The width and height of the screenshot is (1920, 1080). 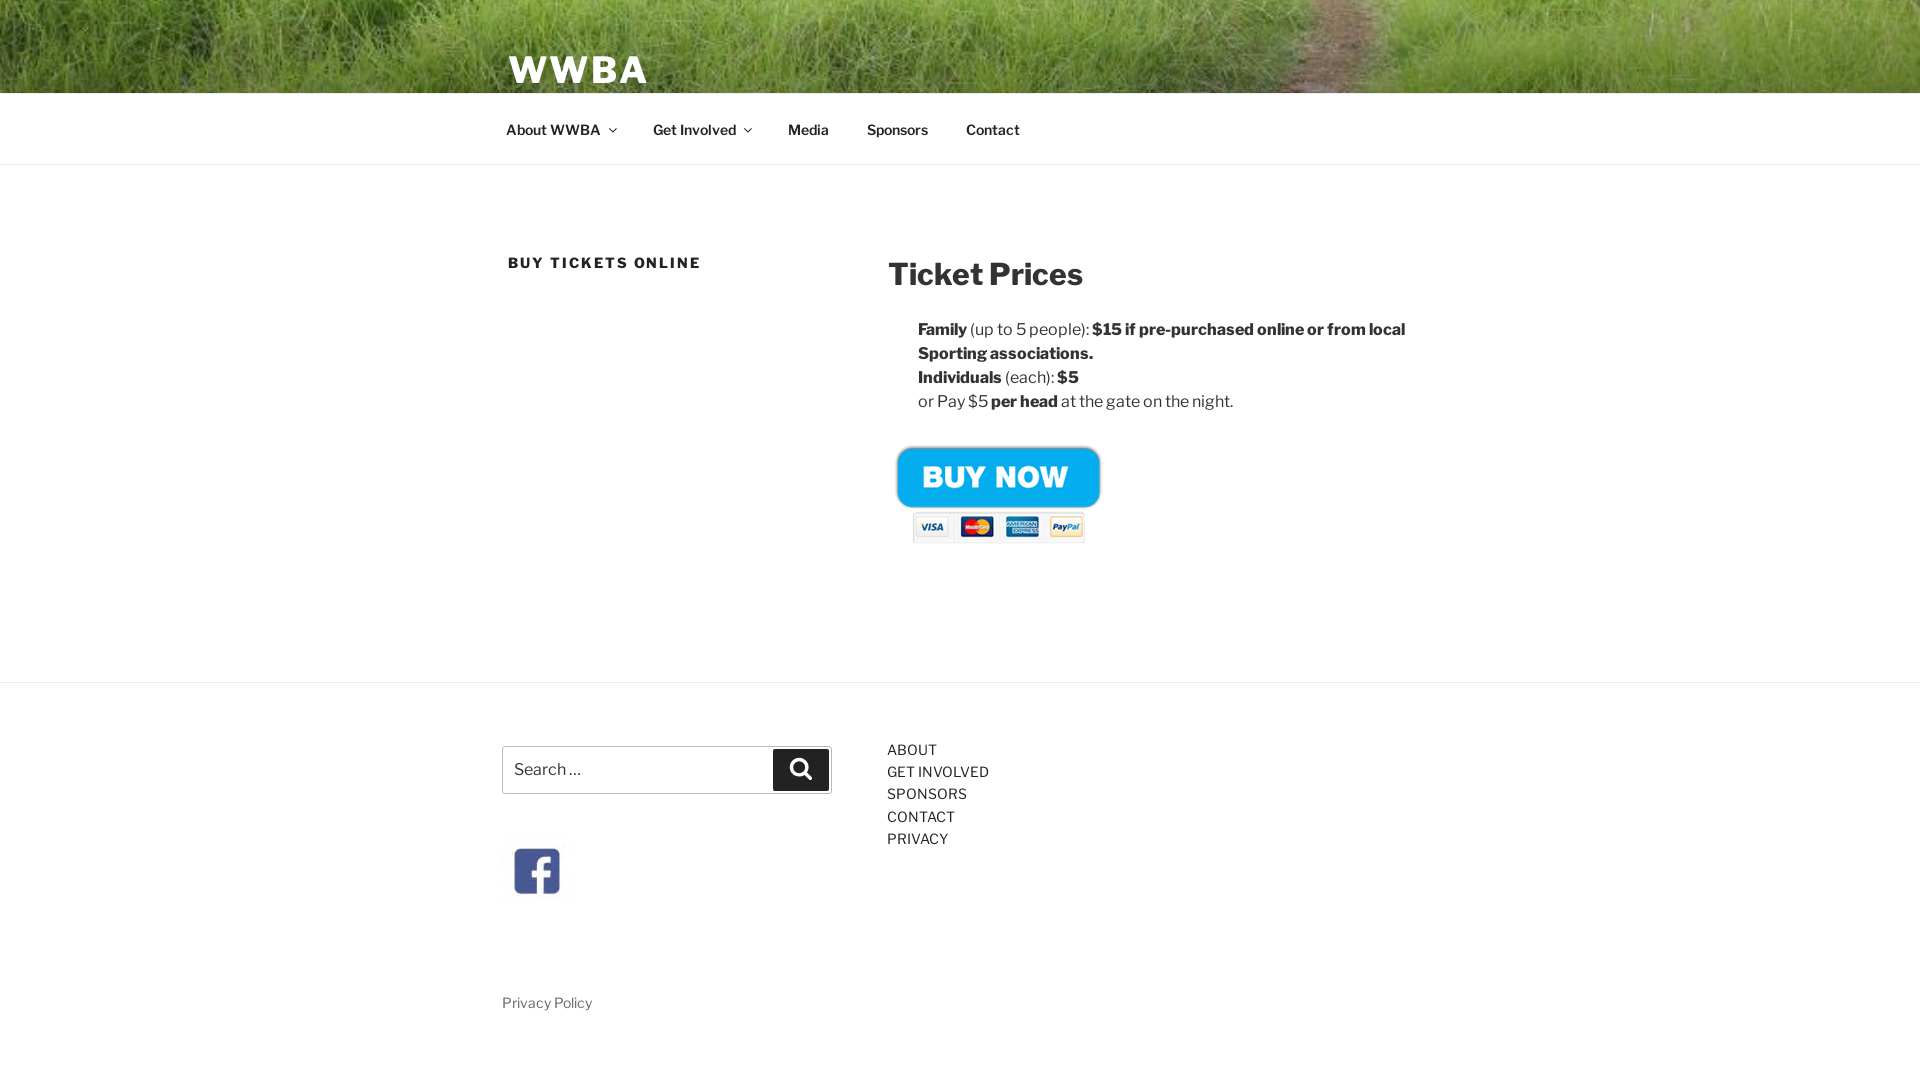 What do you see at coordinates (700, 128) in the screenshot?
I see `'Get Involved'` at bounding box center [700, 128].